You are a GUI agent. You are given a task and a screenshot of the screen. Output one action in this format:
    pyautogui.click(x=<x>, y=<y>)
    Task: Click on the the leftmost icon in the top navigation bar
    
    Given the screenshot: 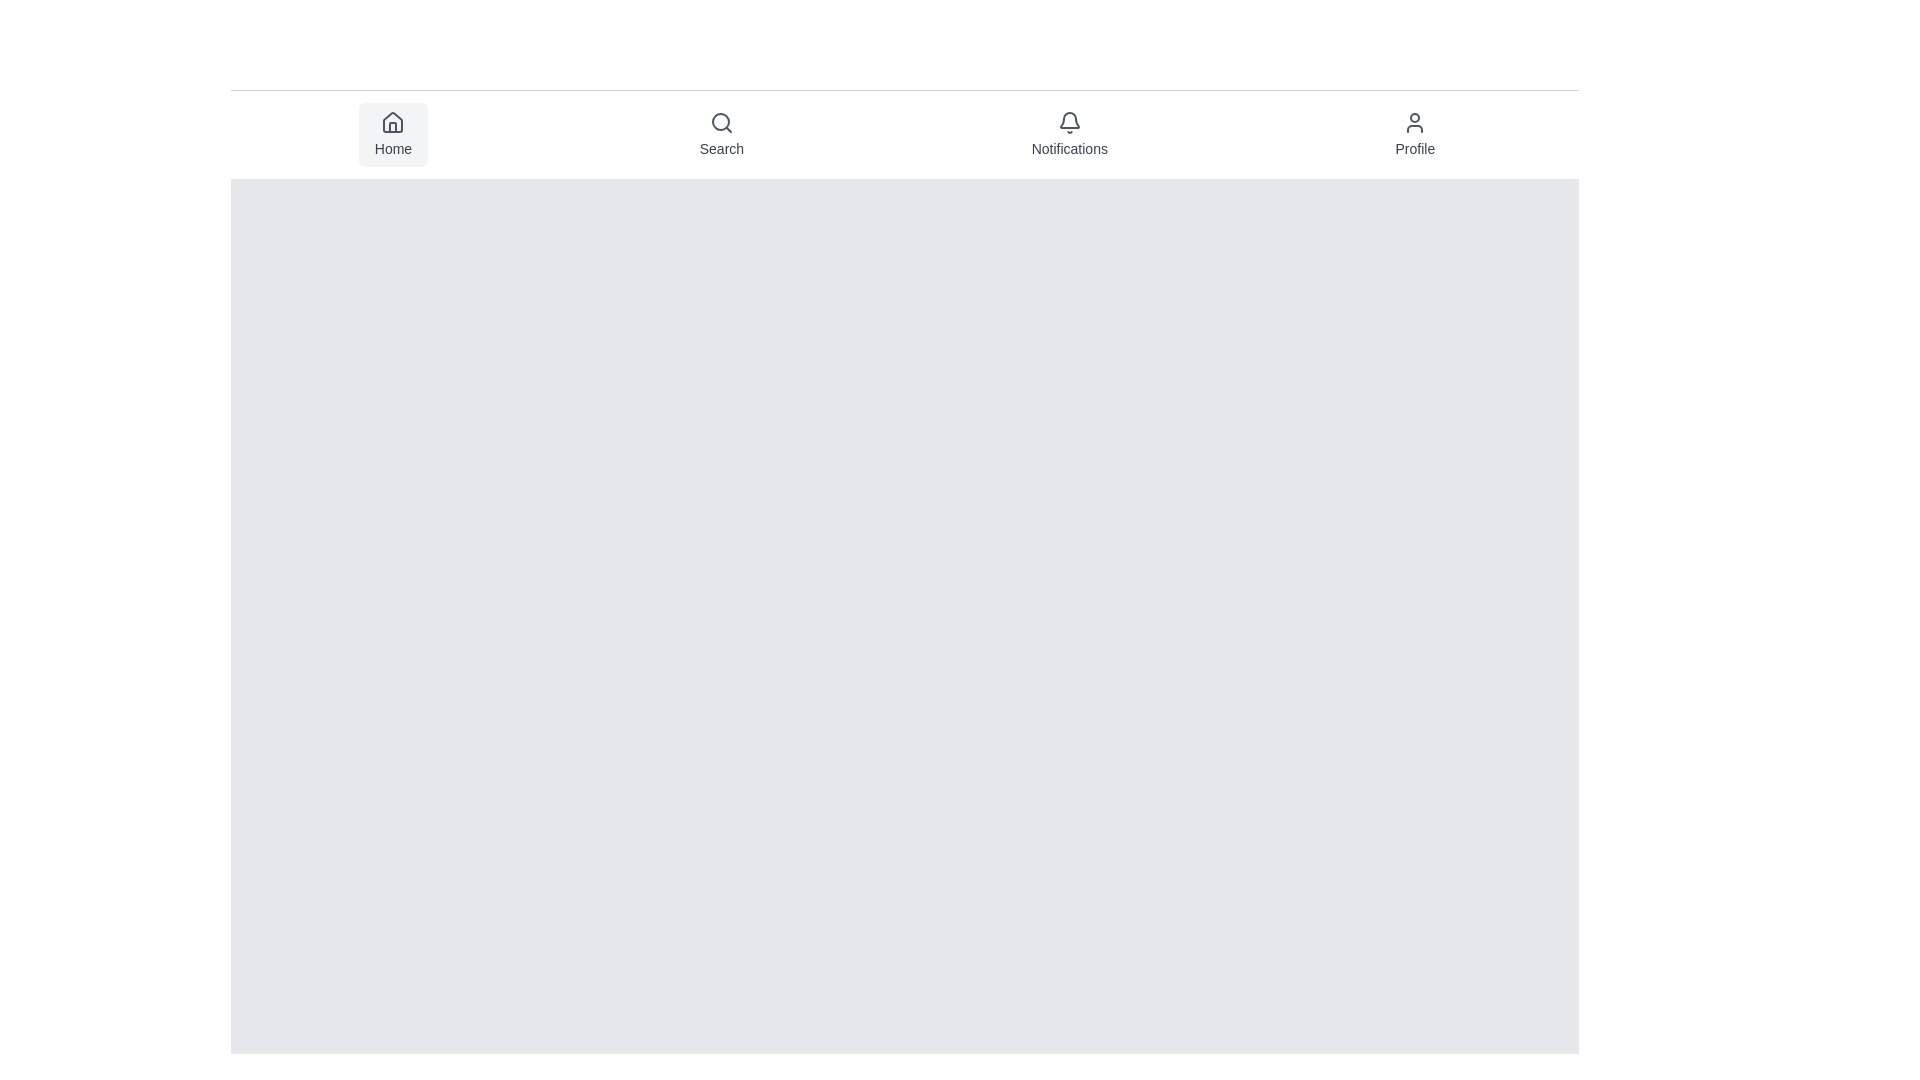 What is the action you would take?
    pyautogui.click(x=393, y=122)
    